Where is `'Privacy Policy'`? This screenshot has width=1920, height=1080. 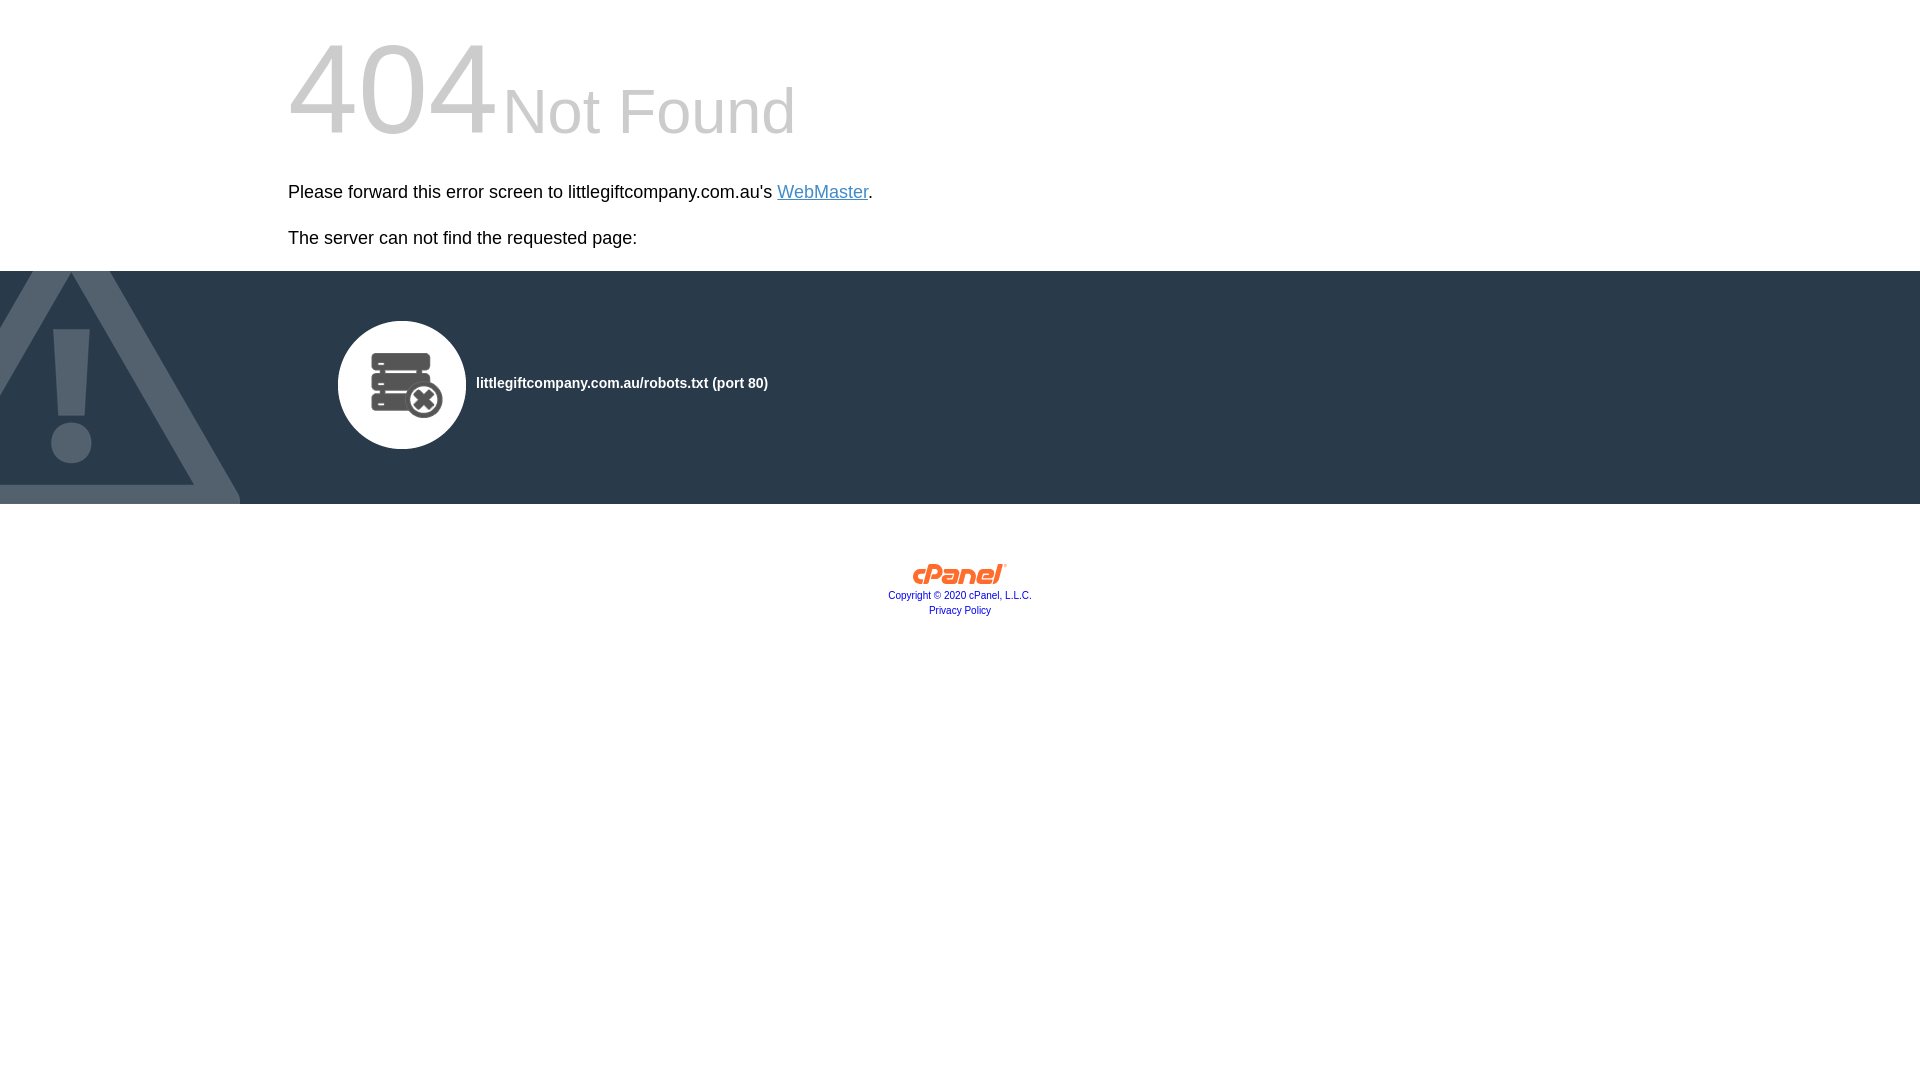 'Privacy Policy' is located at coordinates (960, 609).